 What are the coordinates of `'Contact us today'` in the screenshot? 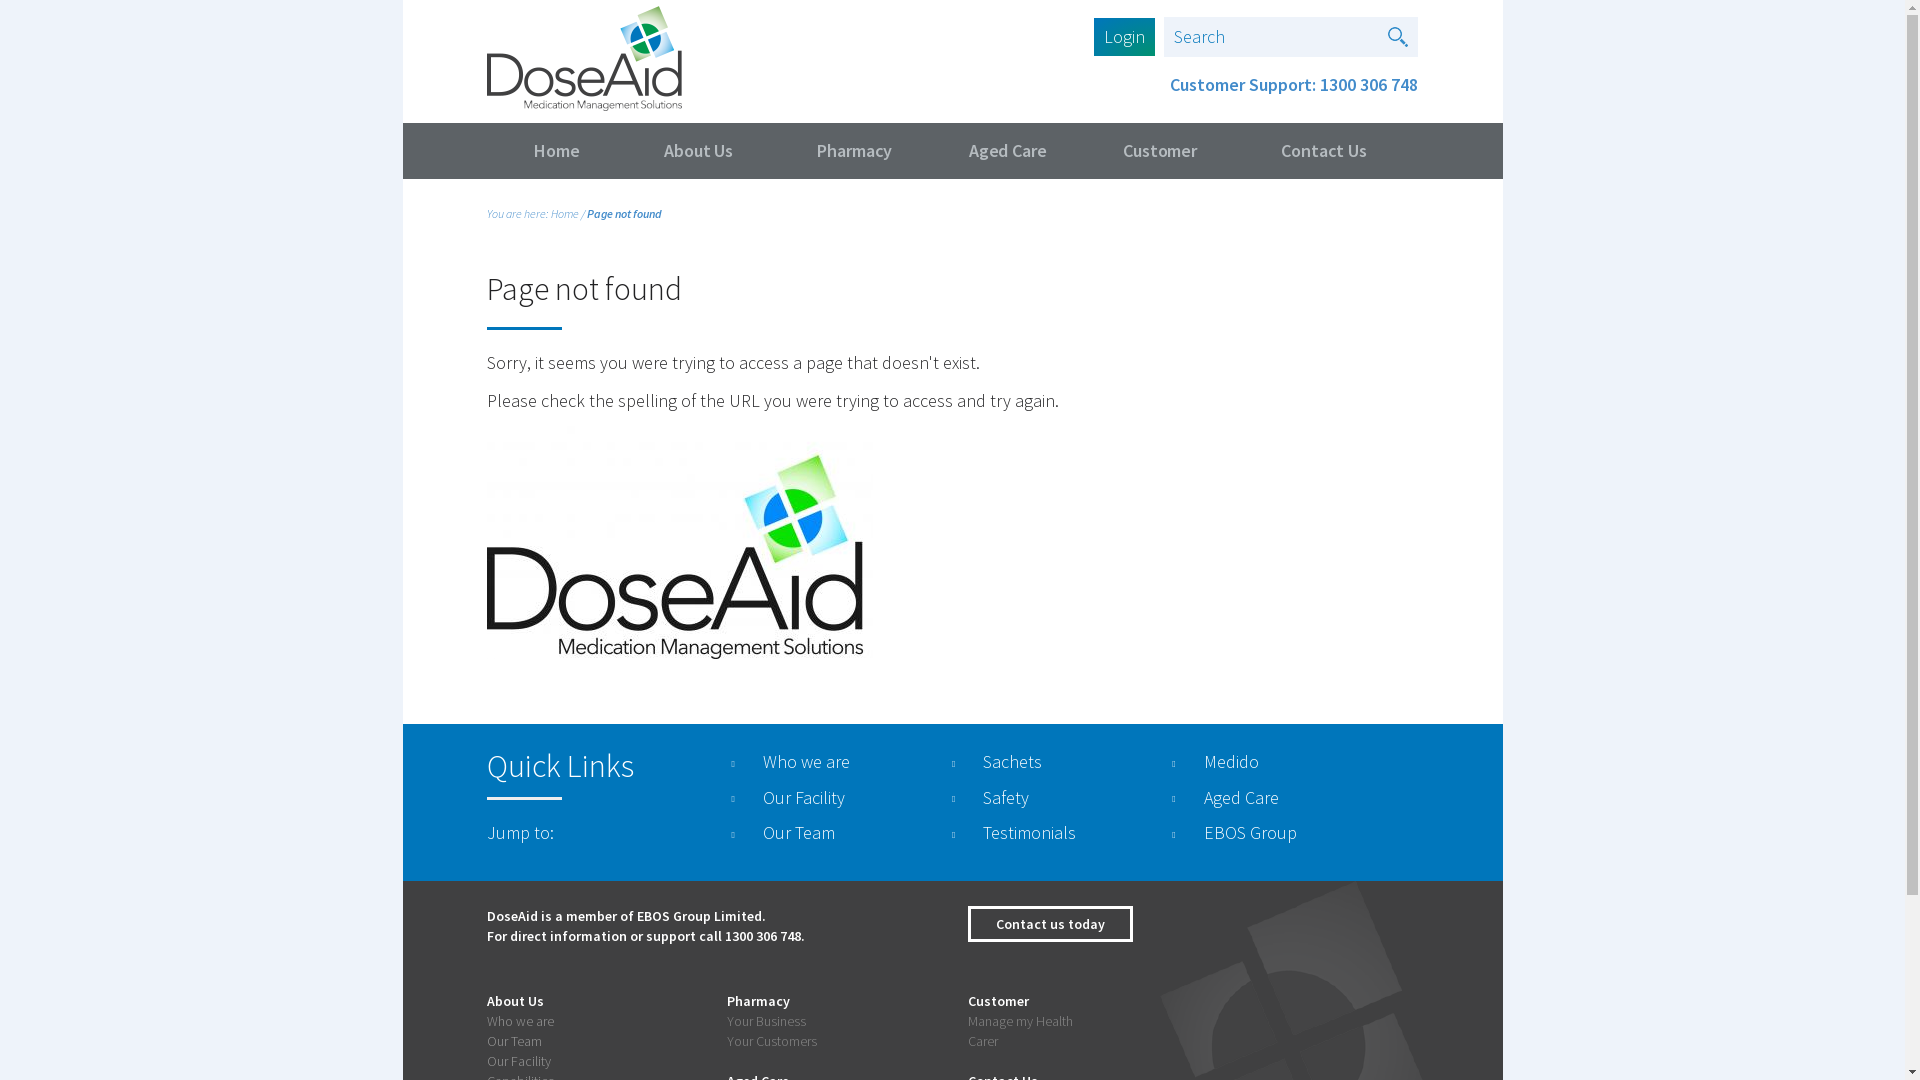 It's located at (1049, 924).